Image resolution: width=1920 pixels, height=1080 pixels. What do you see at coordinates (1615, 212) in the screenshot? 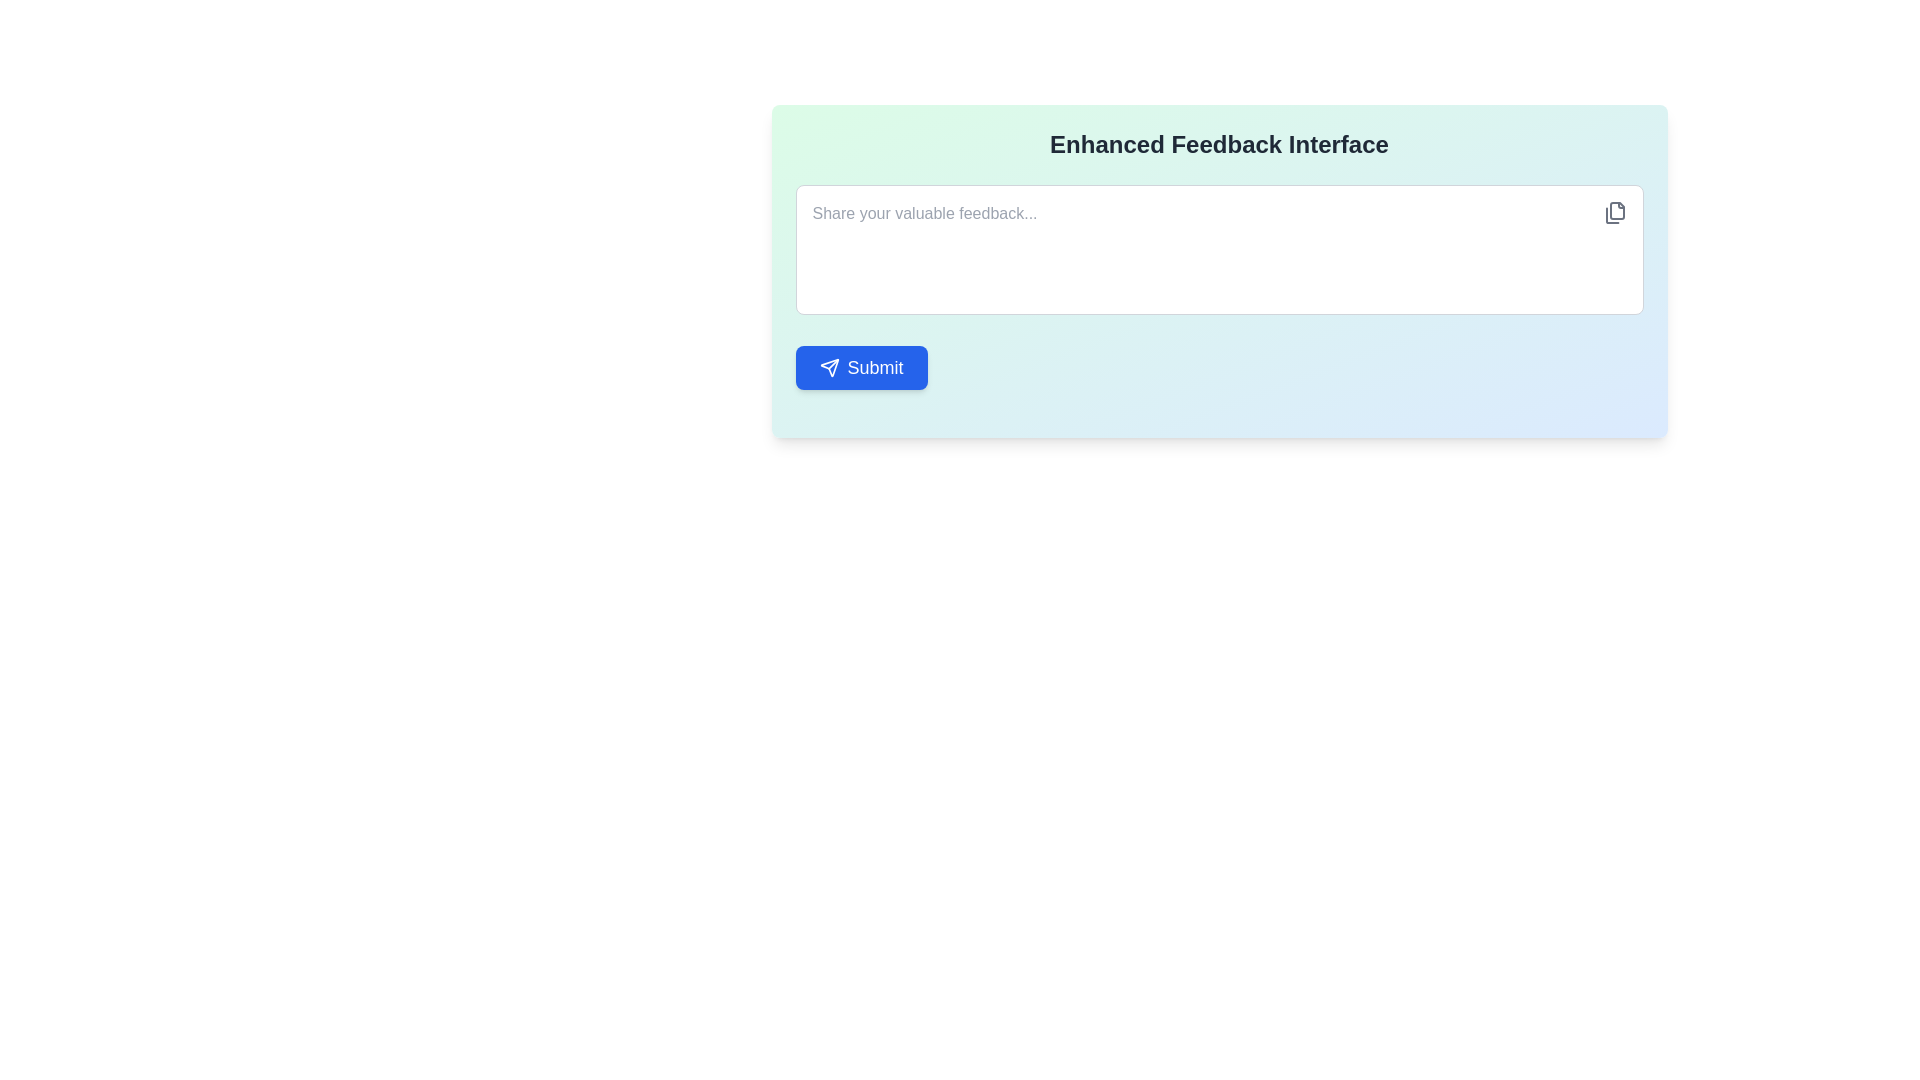
I see `the icon button resembling two overlapping file sheets located at the top-right corner of the feedback text box` at bounding box center [1615, 212].